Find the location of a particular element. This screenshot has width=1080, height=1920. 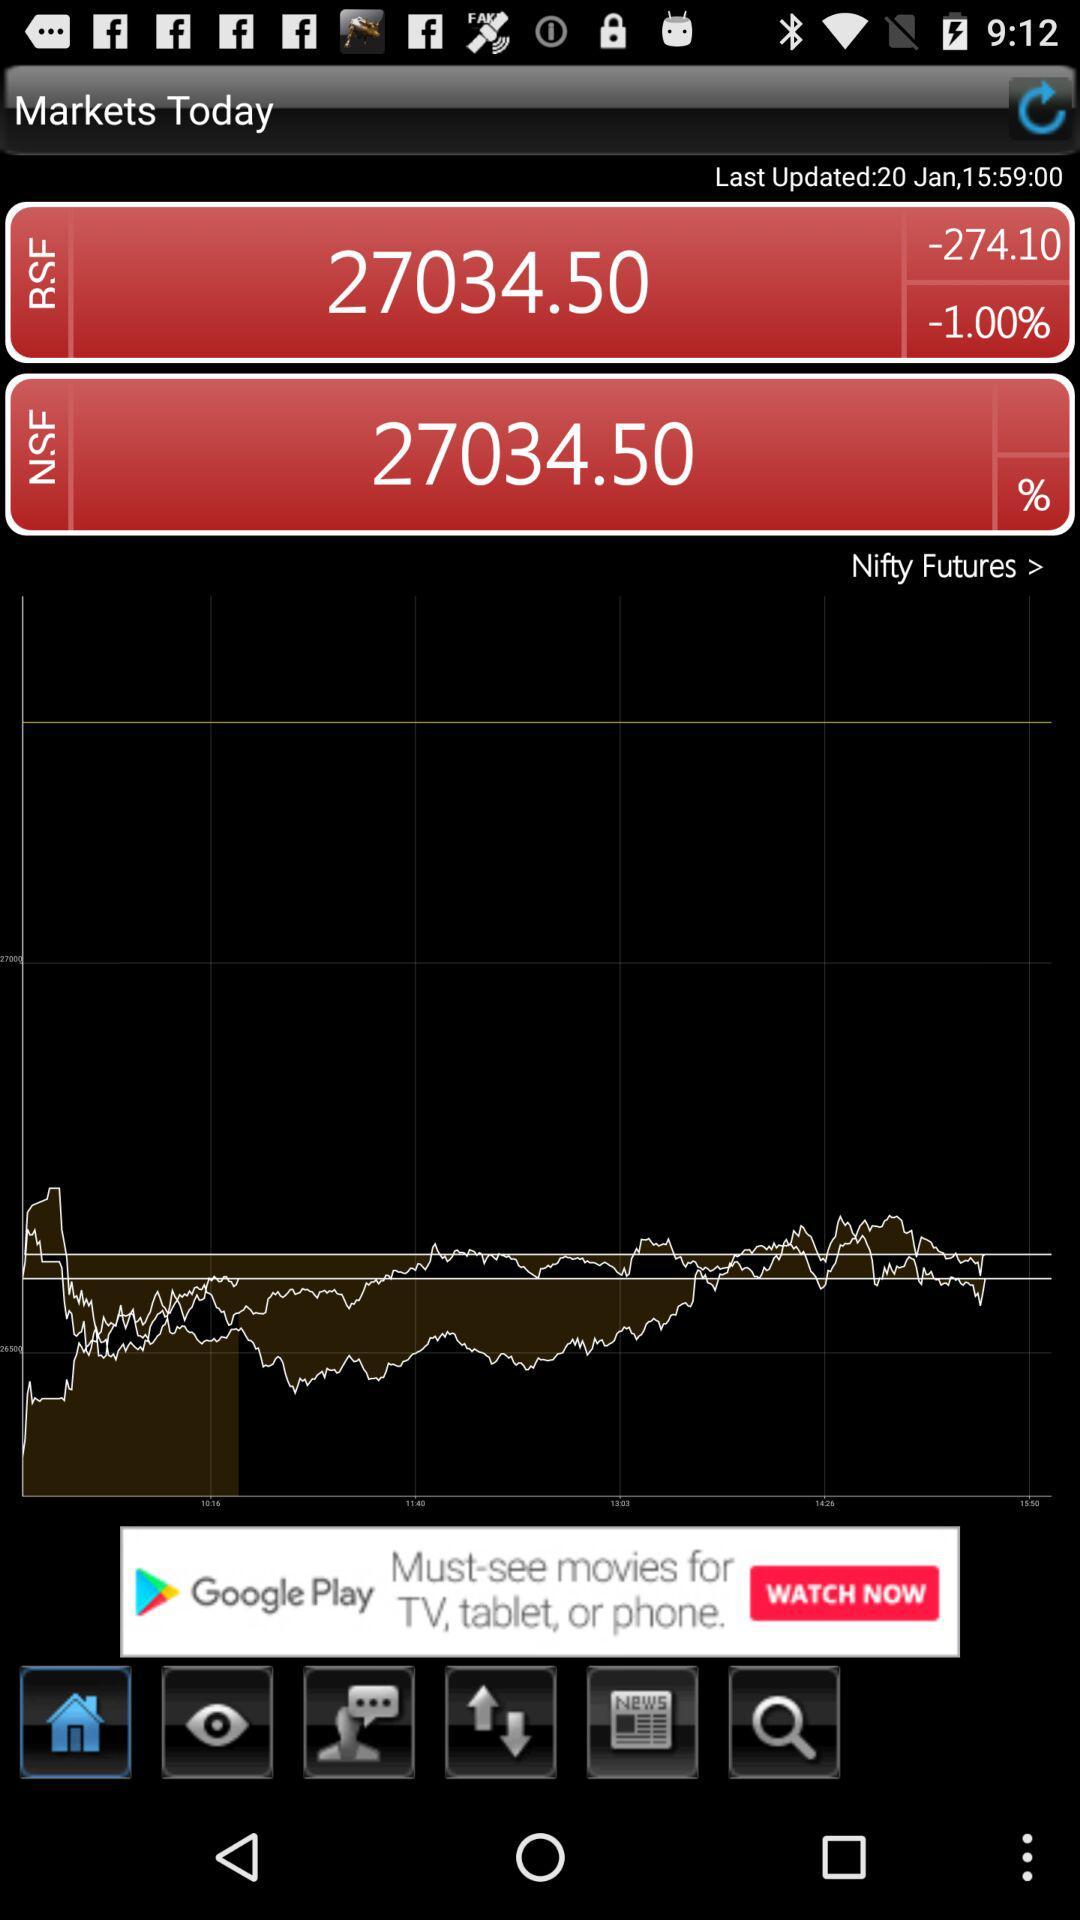

reading mode is located at coordinates (217, 1727).